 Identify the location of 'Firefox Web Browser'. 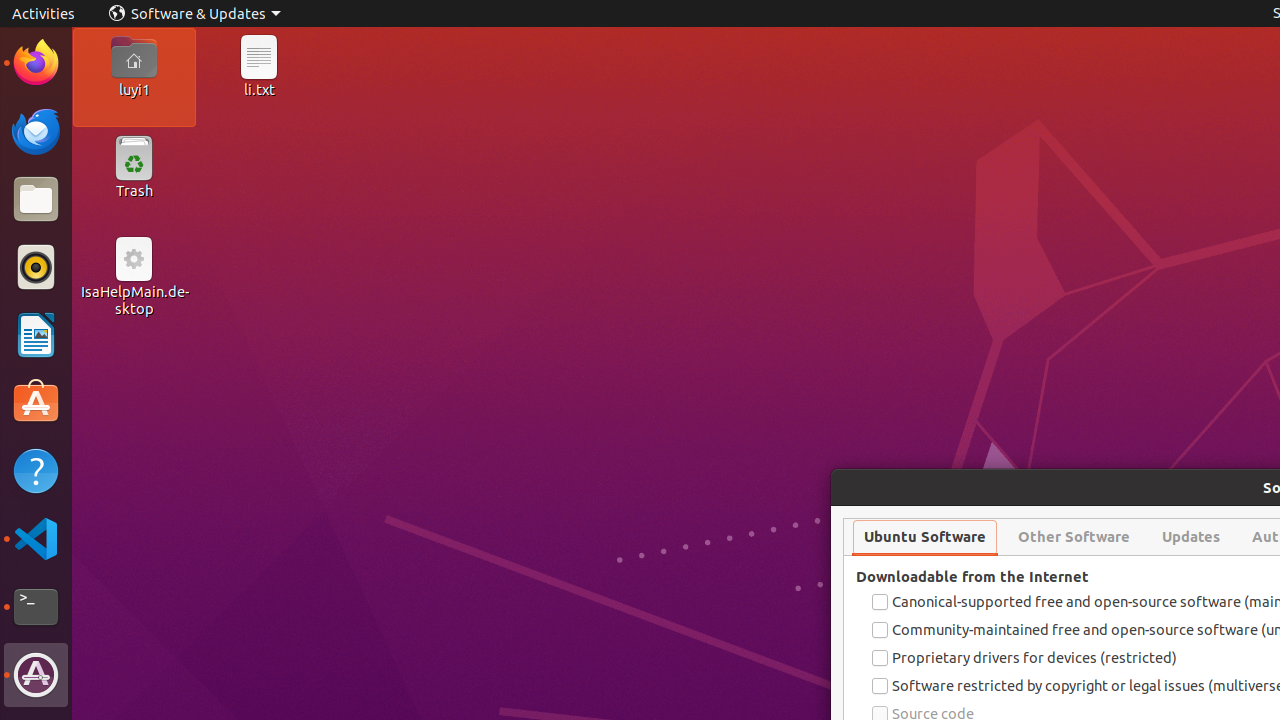
(35, 61).